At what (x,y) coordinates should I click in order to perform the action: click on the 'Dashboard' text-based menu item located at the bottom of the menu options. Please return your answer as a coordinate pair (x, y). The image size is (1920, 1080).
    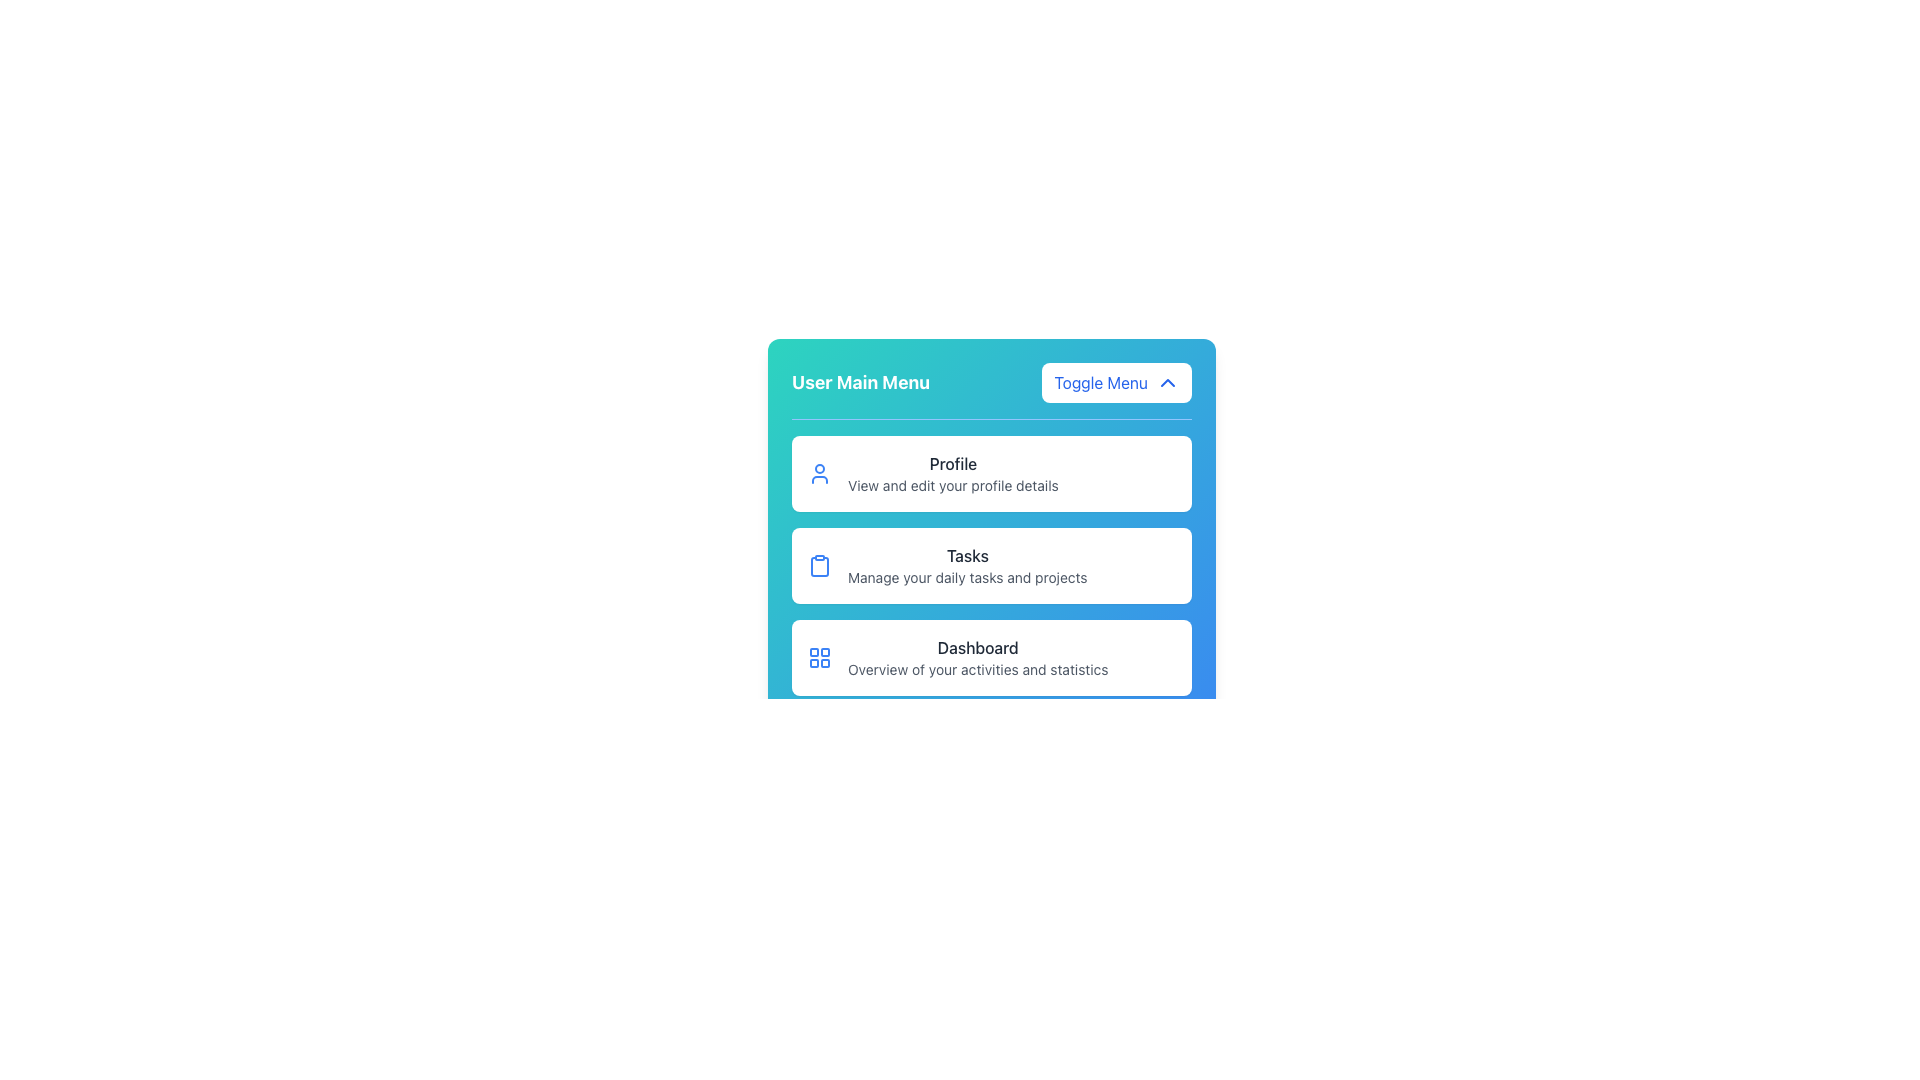
    Looking at the image, I should click on (978, 658).